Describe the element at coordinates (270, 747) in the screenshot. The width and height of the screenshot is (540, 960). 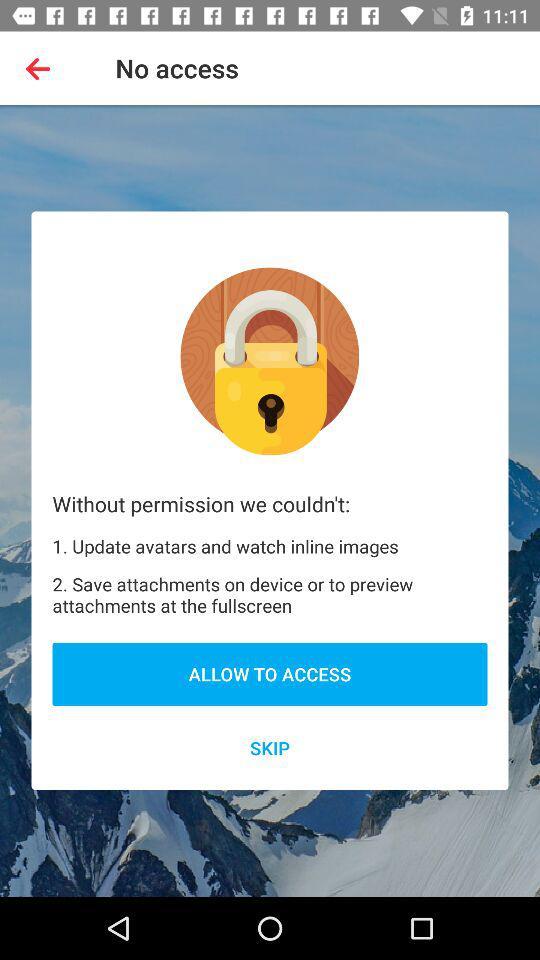
I see `item below allow to access item` at that location.